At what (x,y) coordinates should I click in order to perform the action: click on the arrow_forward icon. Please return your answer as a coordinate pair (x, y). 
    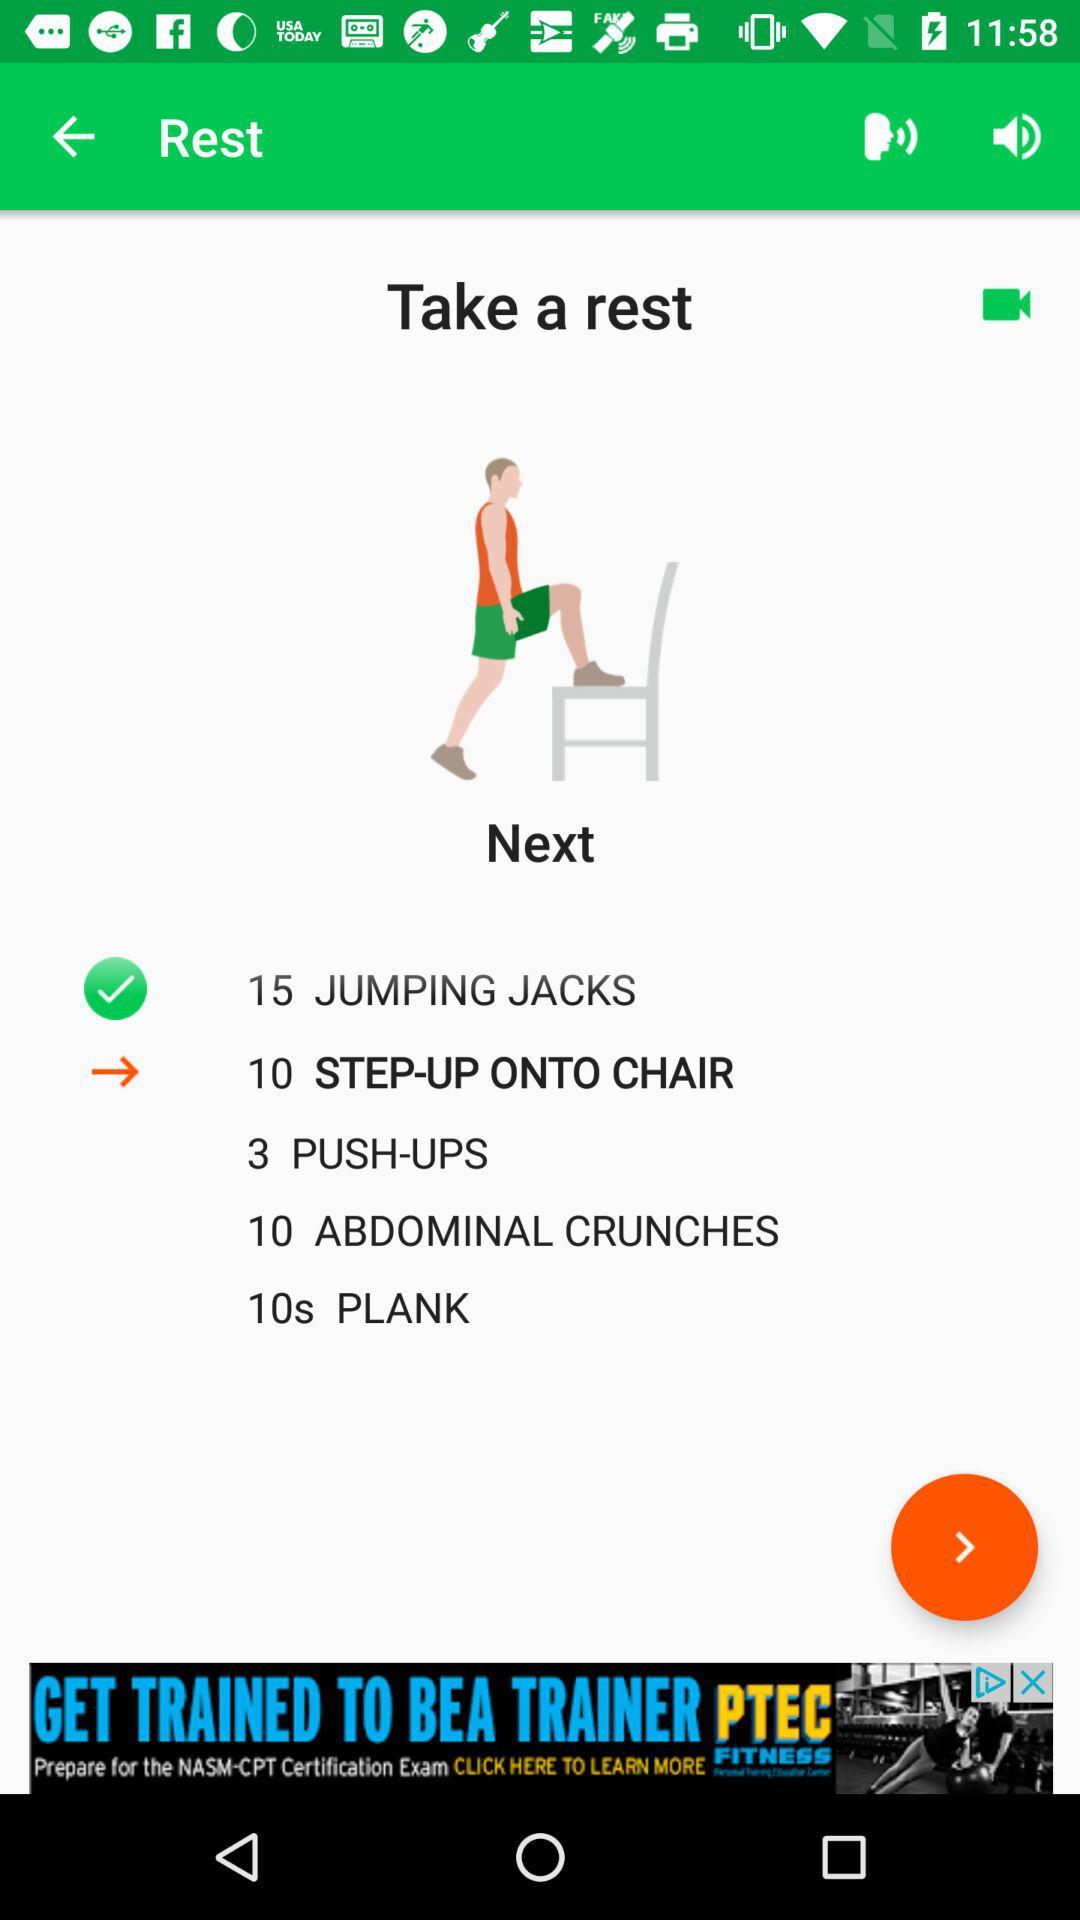
    Looking at the image, I should click on (963, 1546).